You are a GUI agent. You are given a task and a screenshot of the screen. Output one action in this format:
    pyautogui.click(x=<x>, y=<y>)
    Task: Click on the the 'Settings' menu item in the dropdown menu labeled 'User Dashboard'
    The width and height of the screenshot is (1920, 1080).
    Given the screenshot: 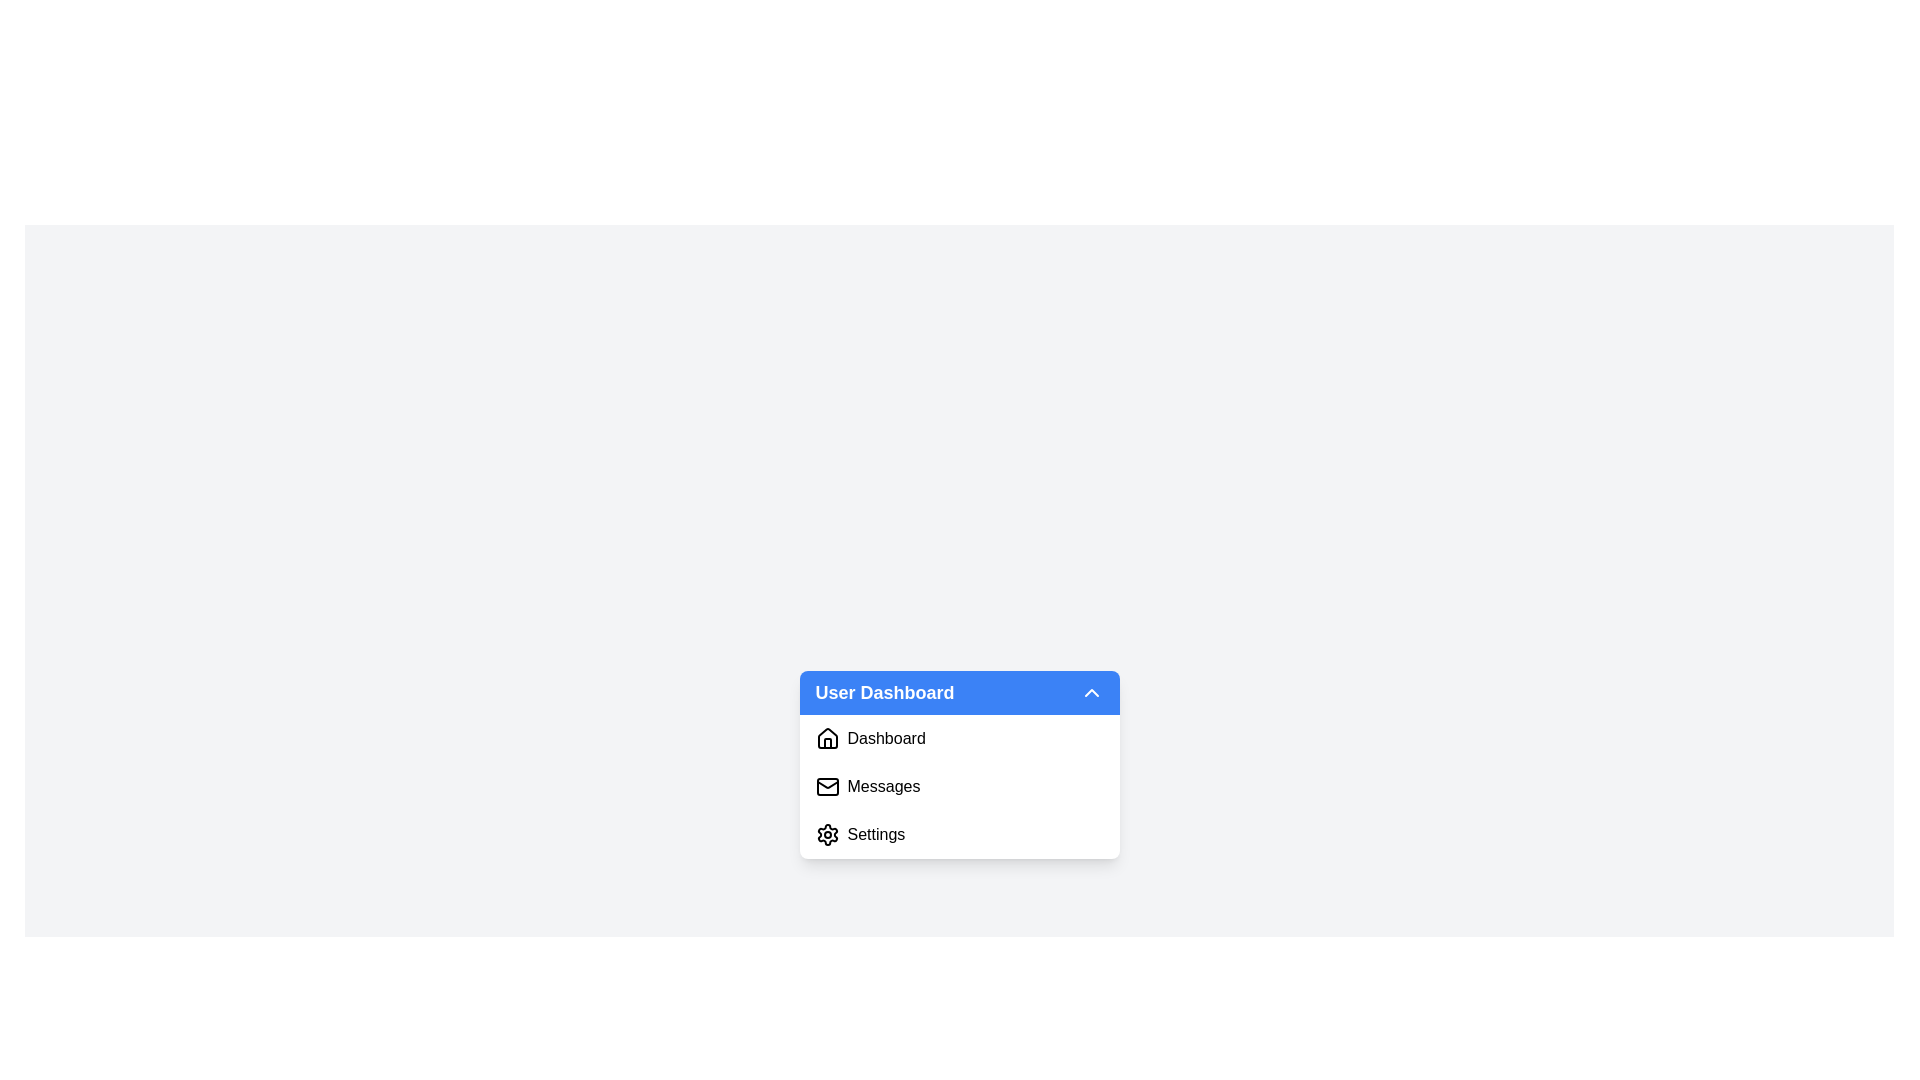 What is the action you would take?
    pyautogui.click(x=876, y=834)
    